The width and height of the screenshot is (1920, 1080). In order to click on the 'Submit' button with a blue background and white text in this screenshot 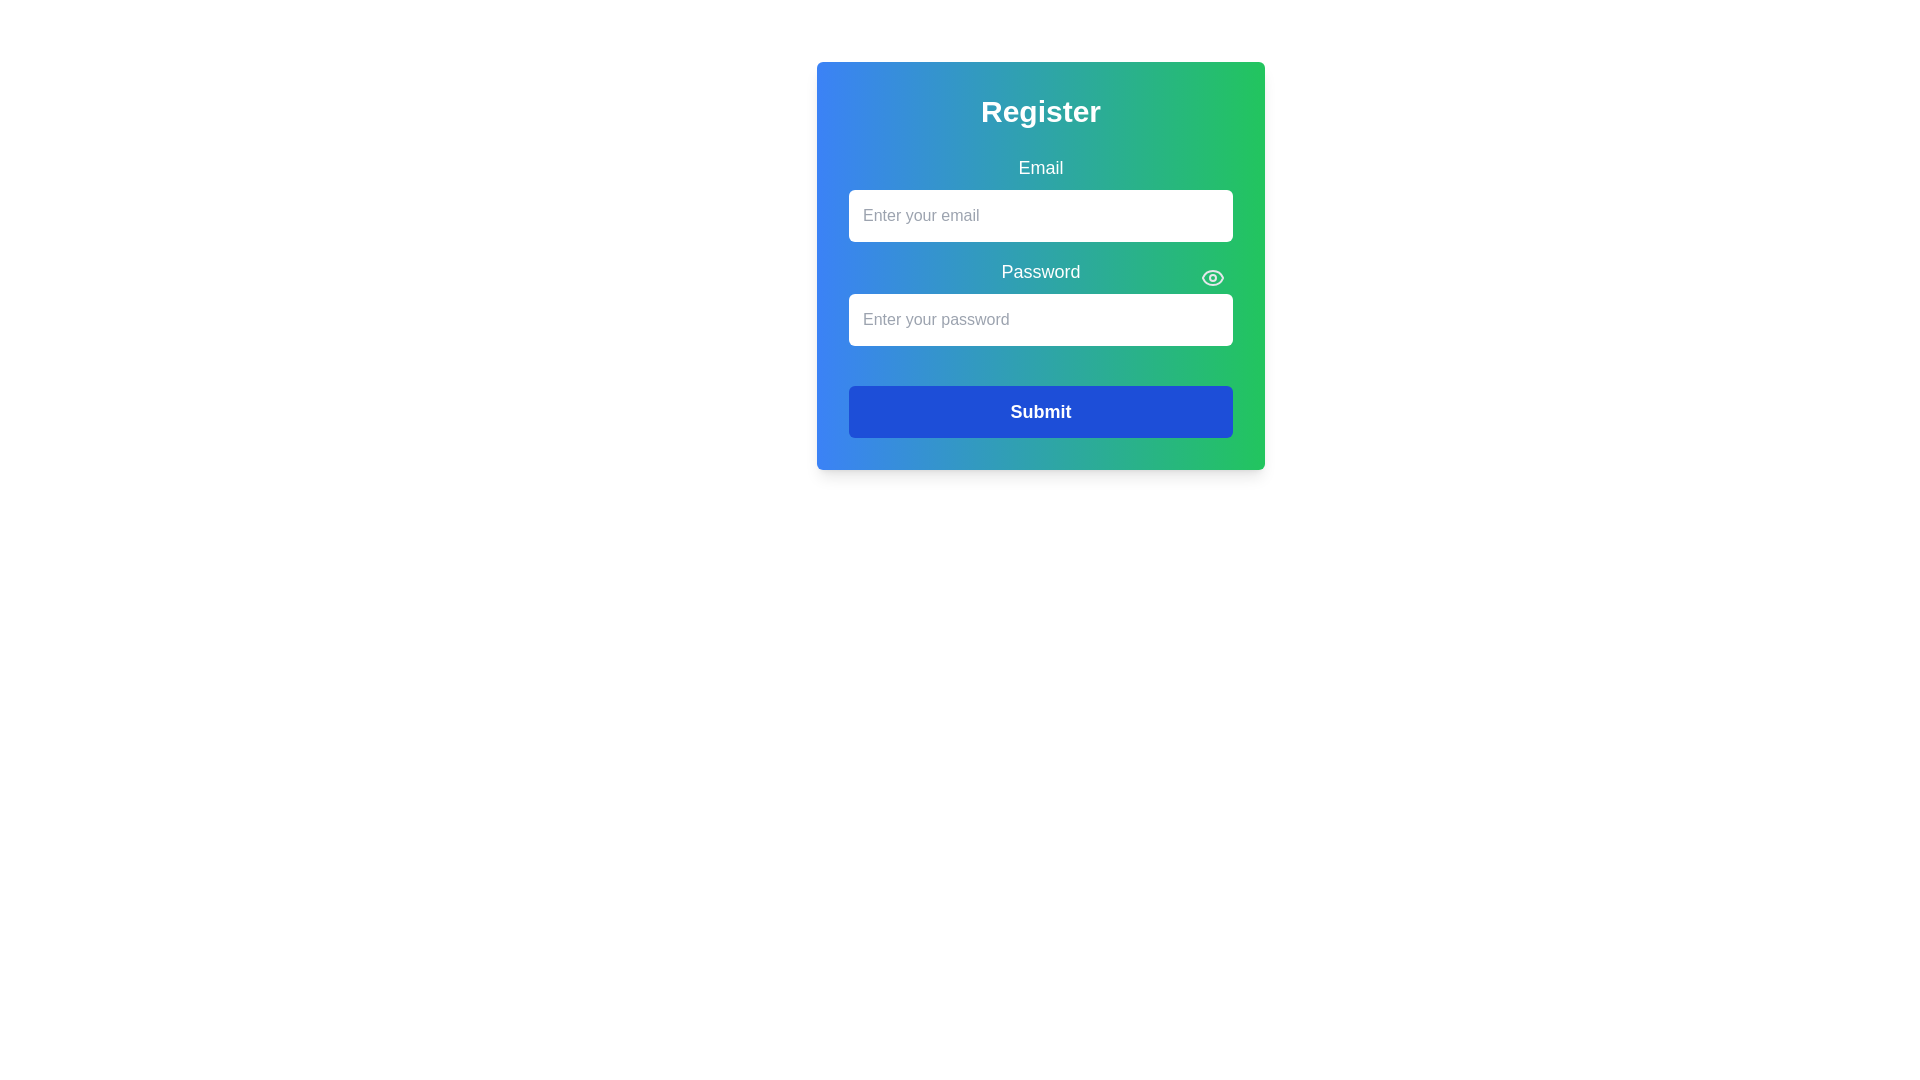, I will do `click(1040, 411)`.